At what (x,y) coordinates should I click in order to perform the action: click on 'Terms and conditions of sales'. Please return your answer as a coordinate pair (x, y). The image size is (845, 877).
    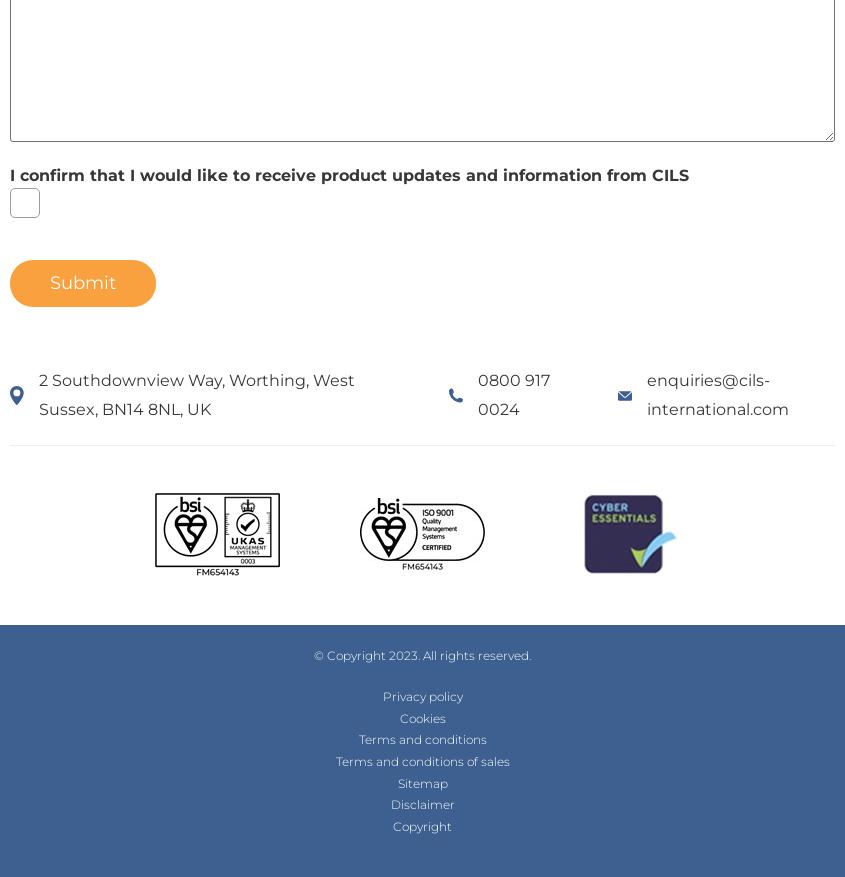
    Looking at the image, I should click on (420, 761).